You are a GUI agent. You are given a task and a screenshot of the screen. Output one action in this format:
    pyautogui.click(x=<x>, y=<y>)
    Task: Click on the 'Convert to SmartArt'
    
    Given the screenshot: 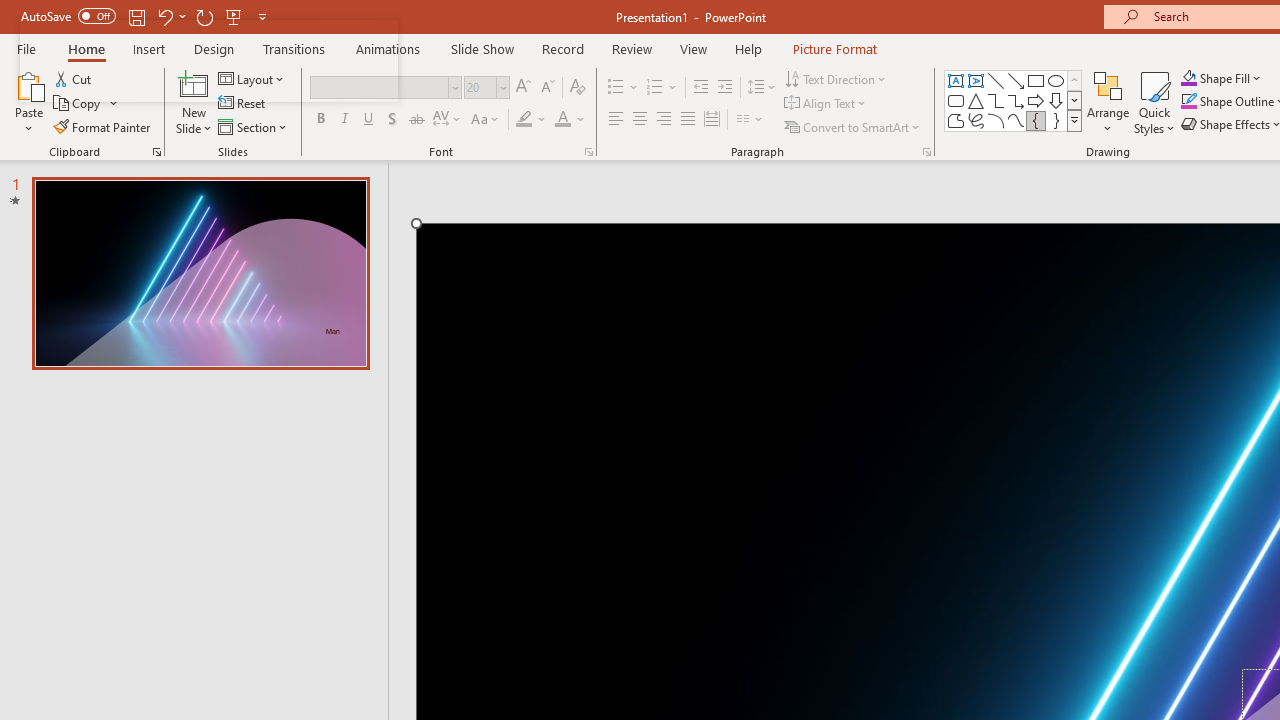 What is the action you would take?
    pyautogui.click(x=853, y=127)
    